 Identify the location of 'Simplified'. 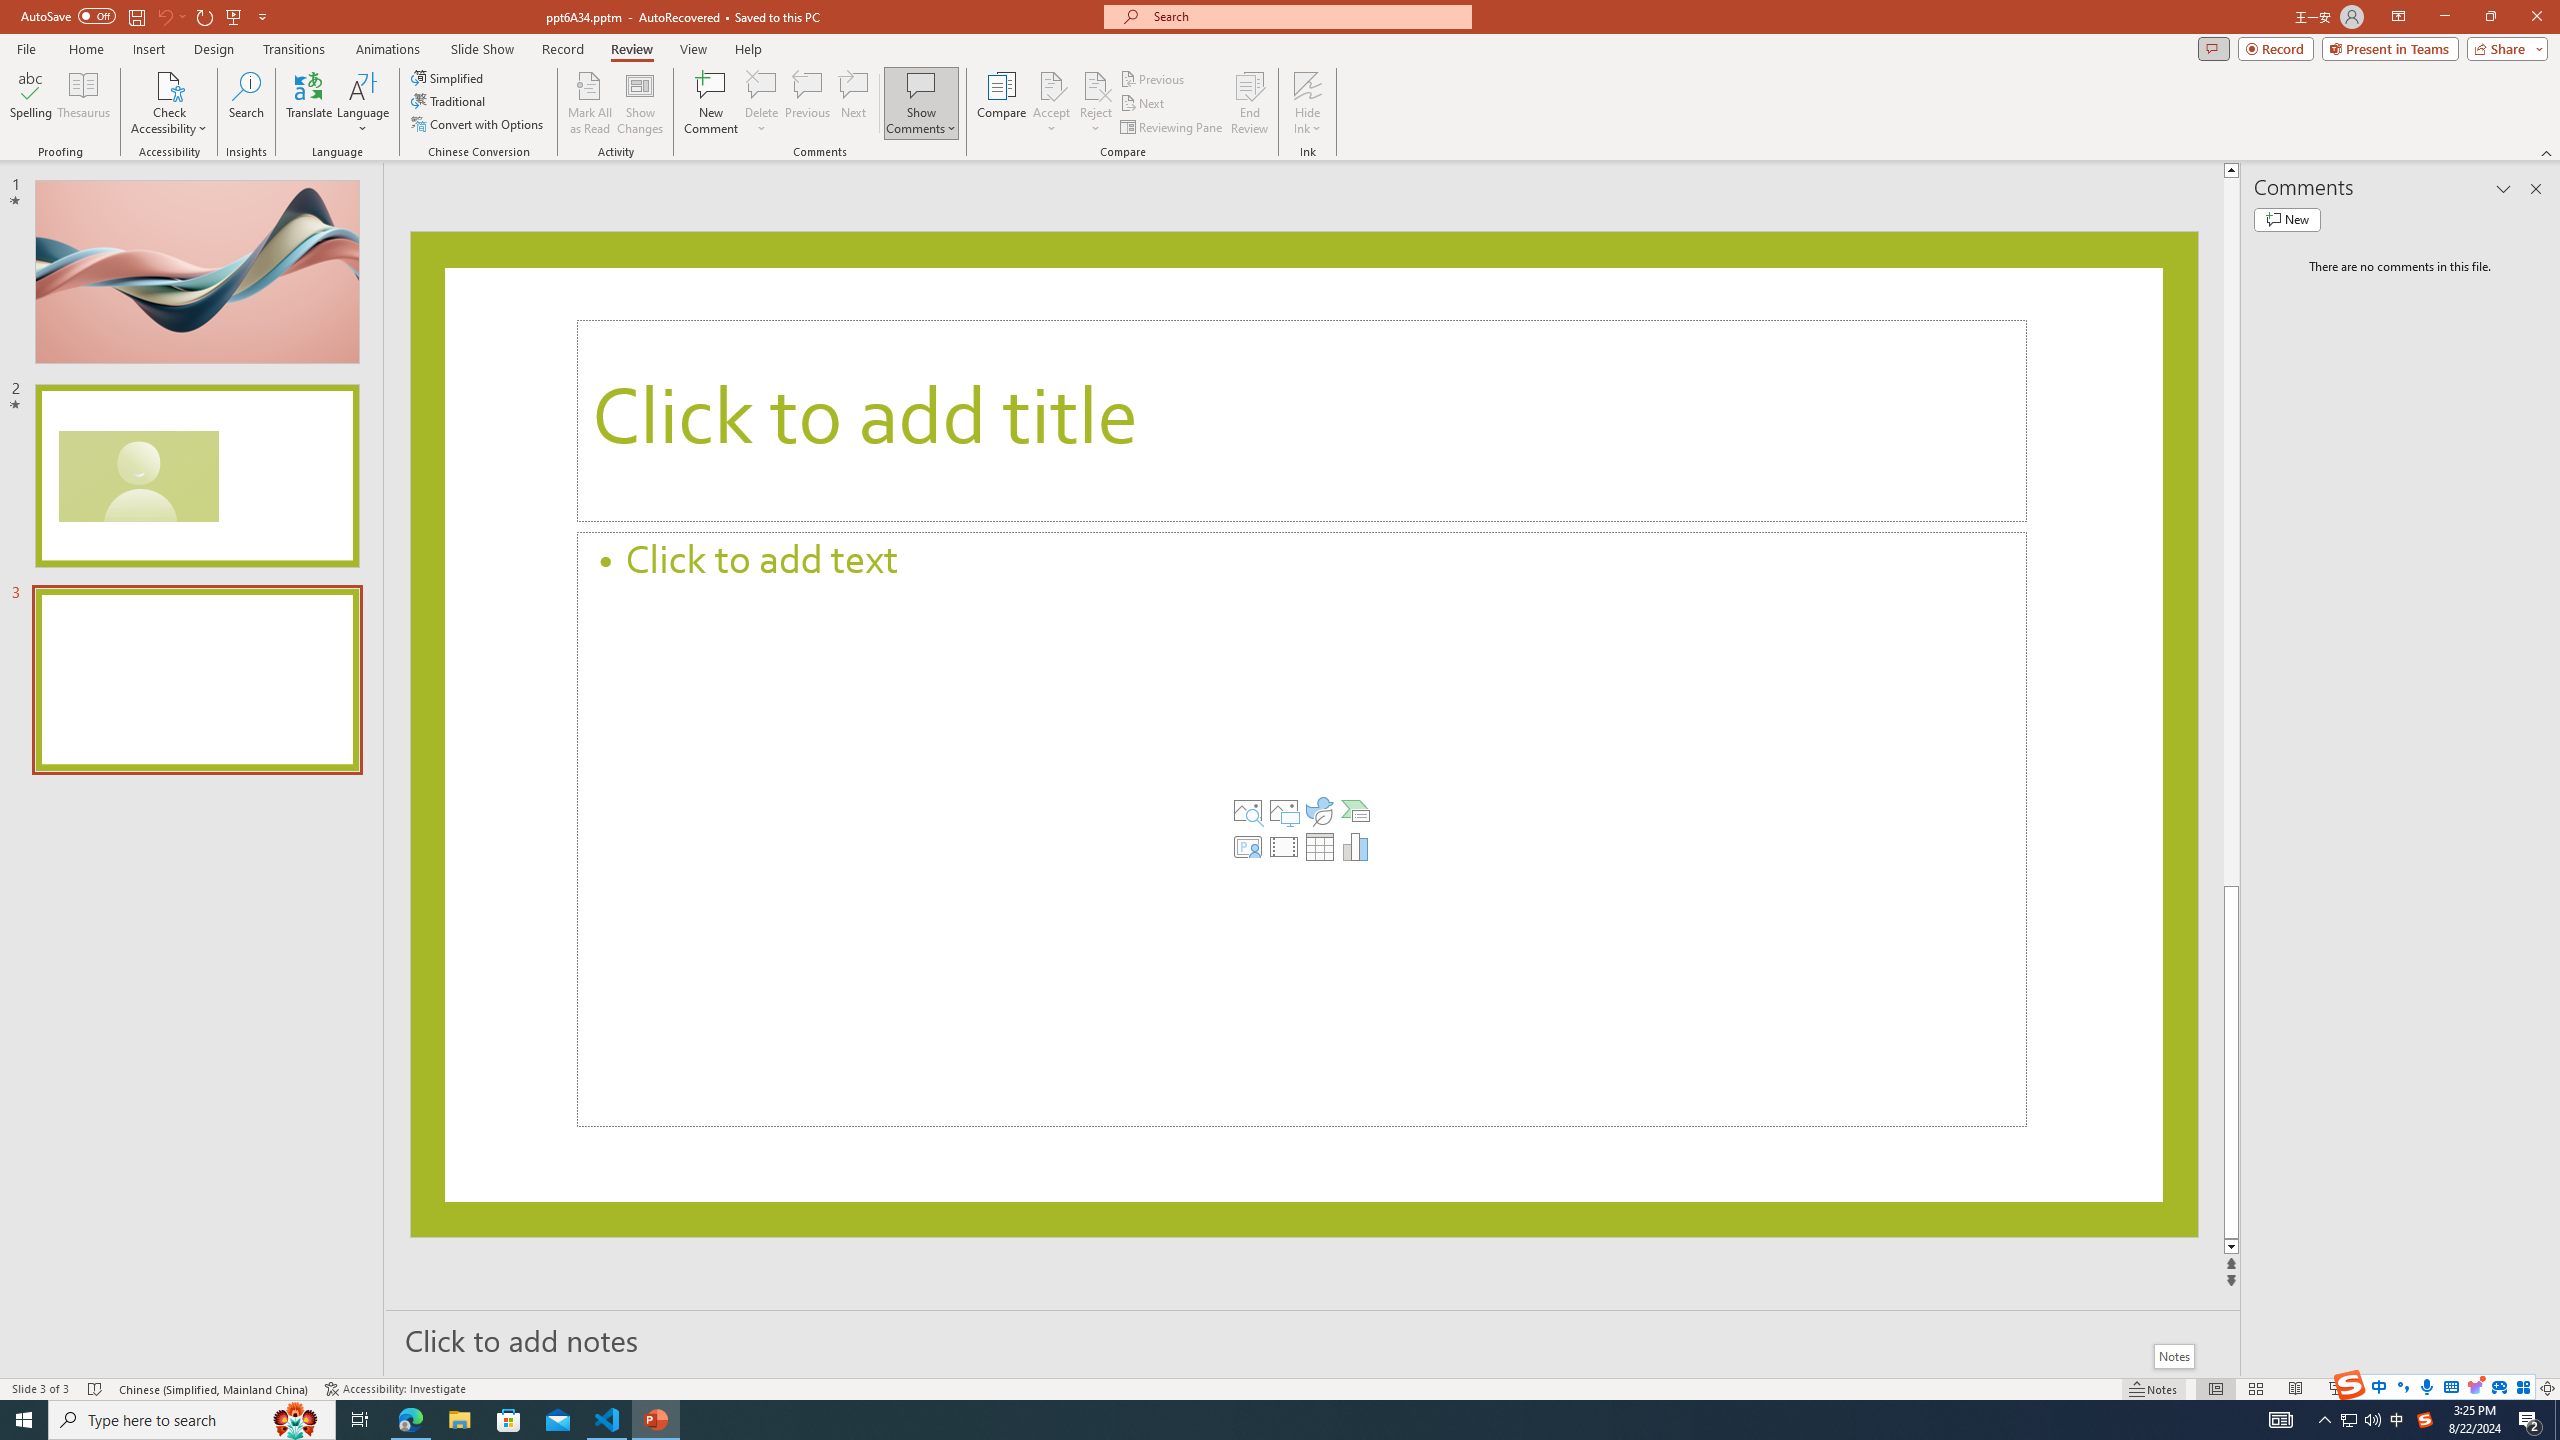
(448, 77).